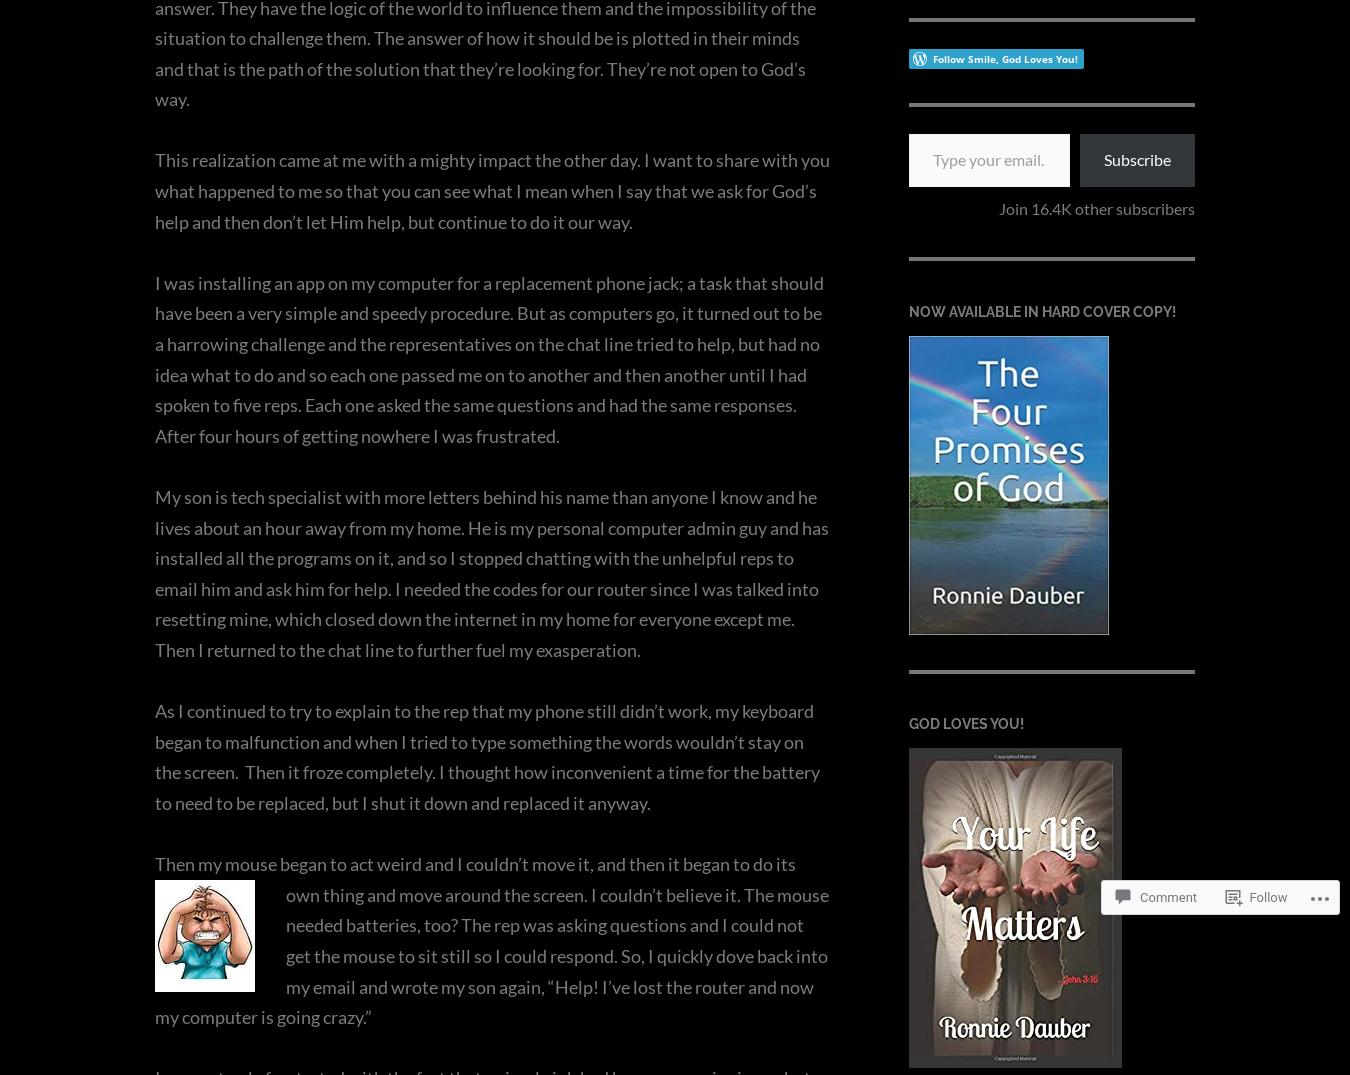 The width and height of the screenshot is (1350, 1075). Describe the element at coordinates (491, 190) in the screenshot. I see `'This realization came at me with a mighty impact the other day. I want to share with you what happened to me so that you can see what I mean when I say that we ask for God’s help and then don’t let Him help, but continue to do it our way.'` at that location.